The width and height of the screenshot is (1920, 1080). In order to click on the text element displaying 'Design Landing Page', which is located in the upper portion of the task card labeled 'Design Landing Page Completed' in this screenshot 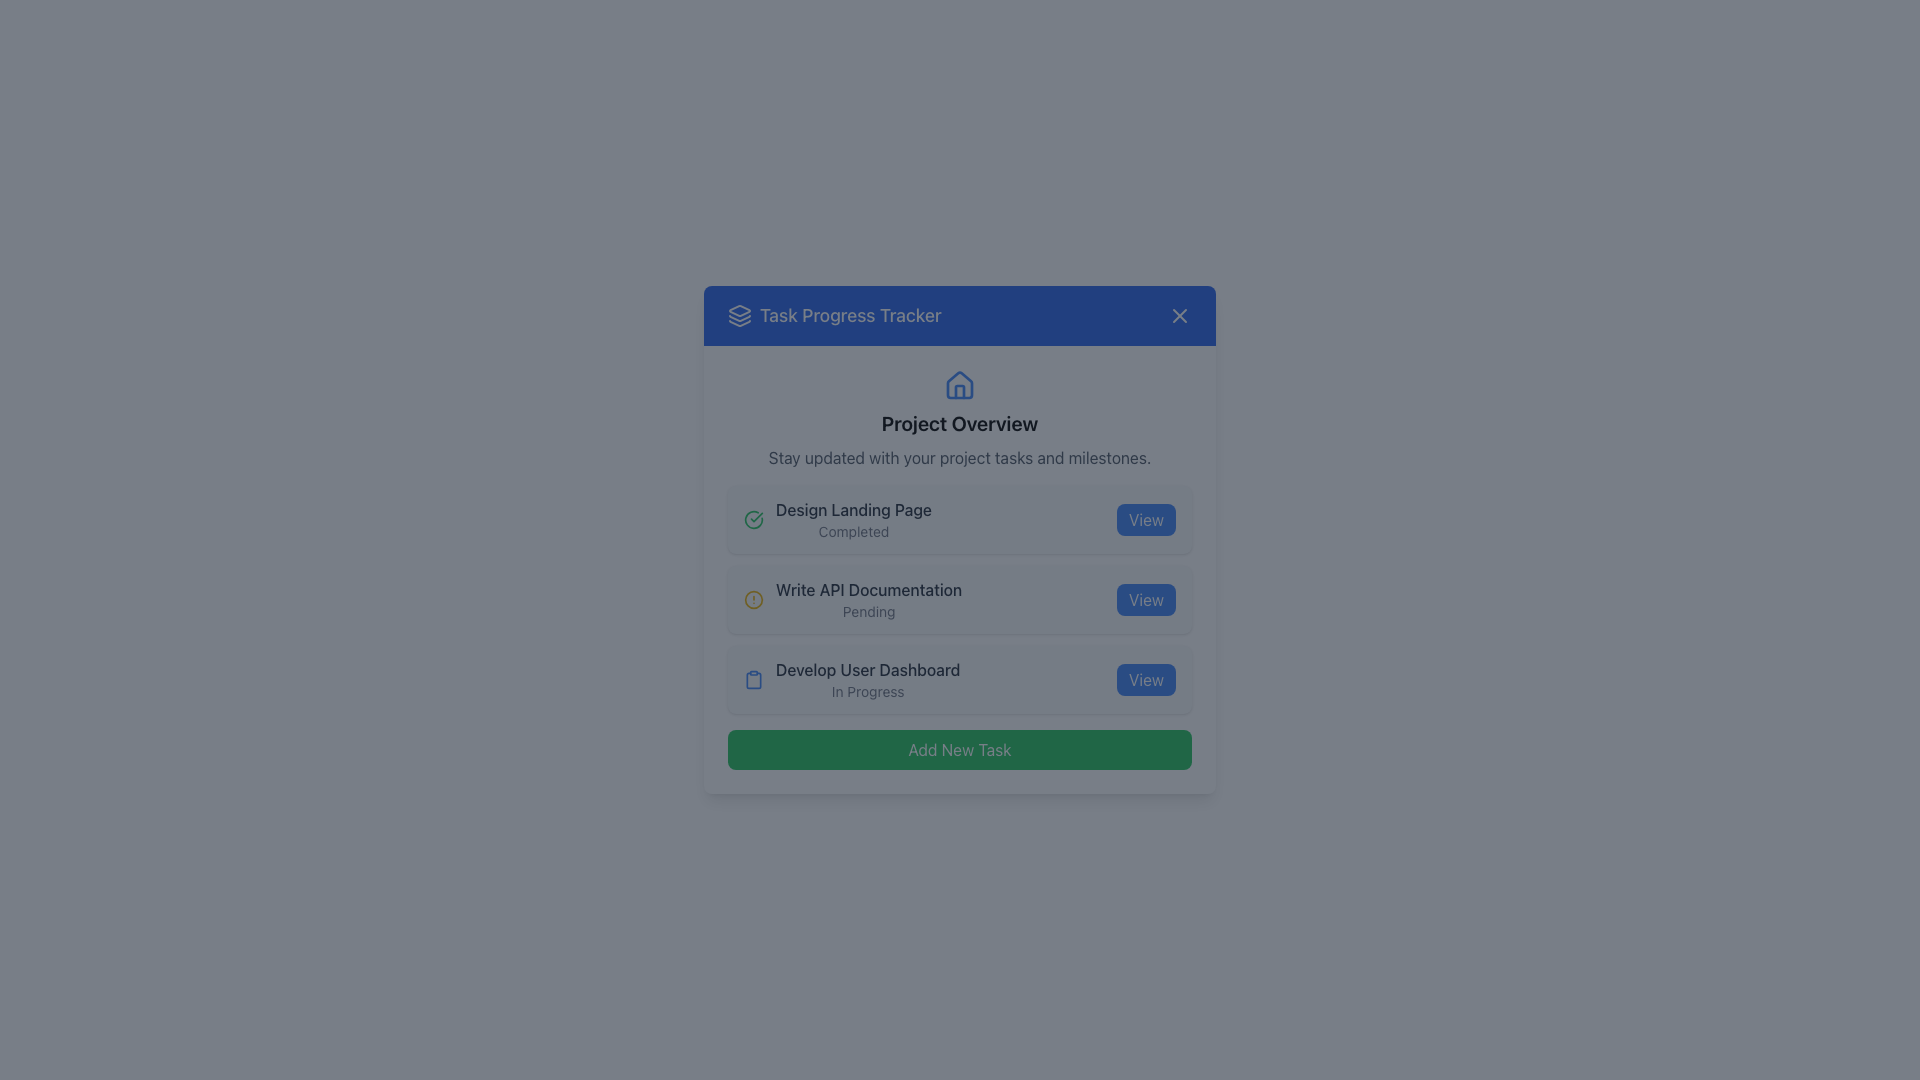, I will do `click(854, 508)`.